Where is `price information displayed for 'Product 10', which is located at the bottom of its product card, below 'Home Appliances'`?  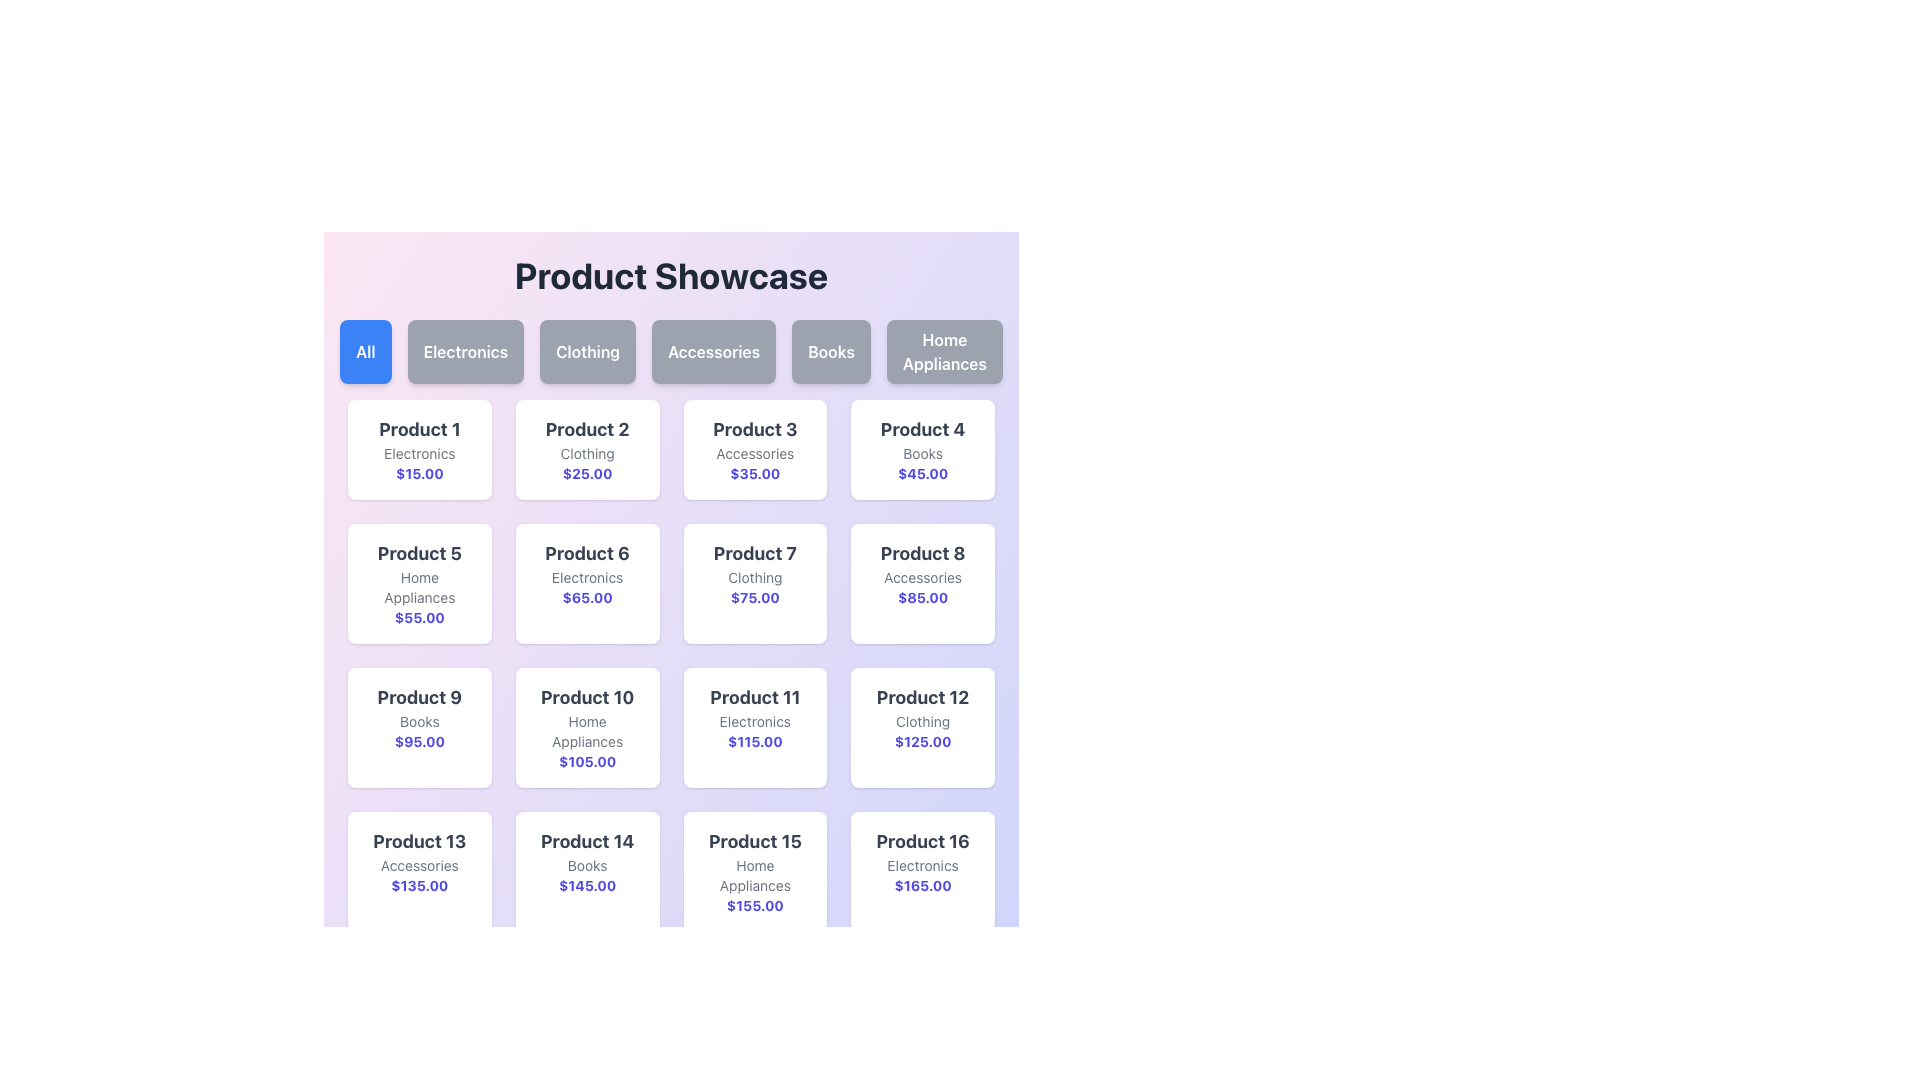
price information displayed for 'Product 10', which is located at the bottom of its product card, below 'Home Appliances' is located at coordinates (586, 762).